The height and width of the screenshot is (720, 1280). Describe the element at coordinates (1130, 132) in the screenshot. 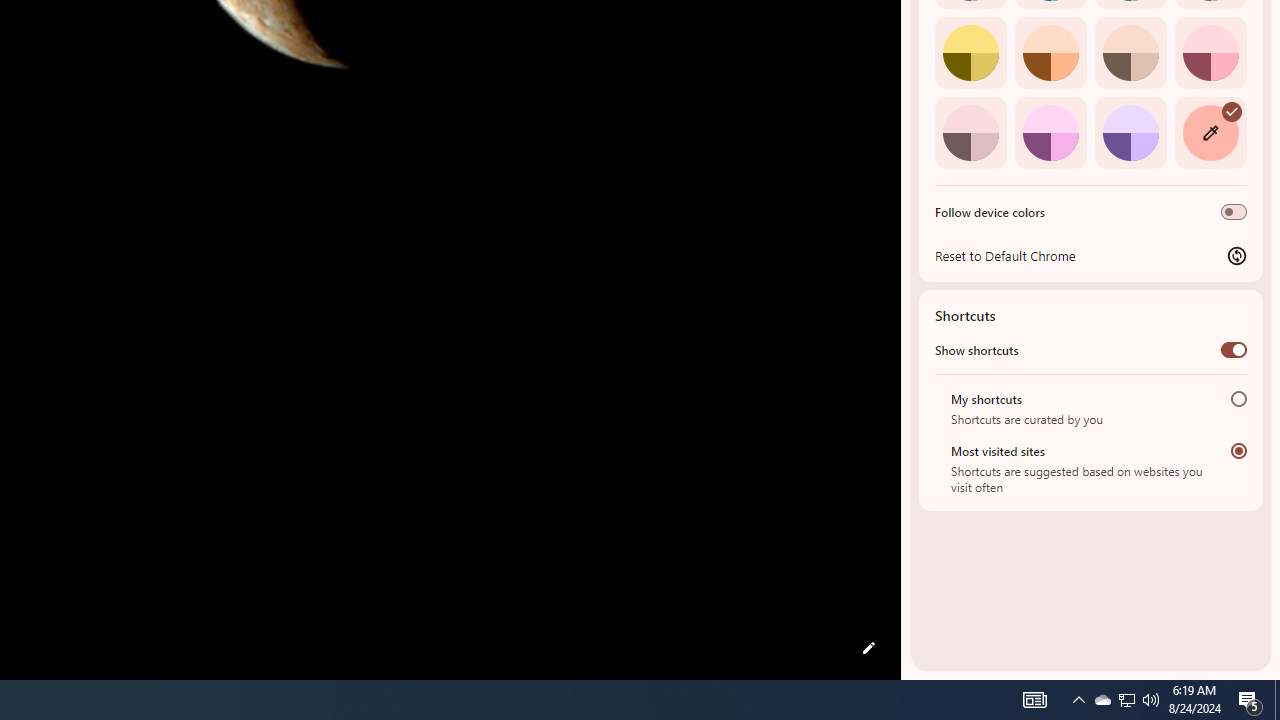

I see `'Violet'` at that location.